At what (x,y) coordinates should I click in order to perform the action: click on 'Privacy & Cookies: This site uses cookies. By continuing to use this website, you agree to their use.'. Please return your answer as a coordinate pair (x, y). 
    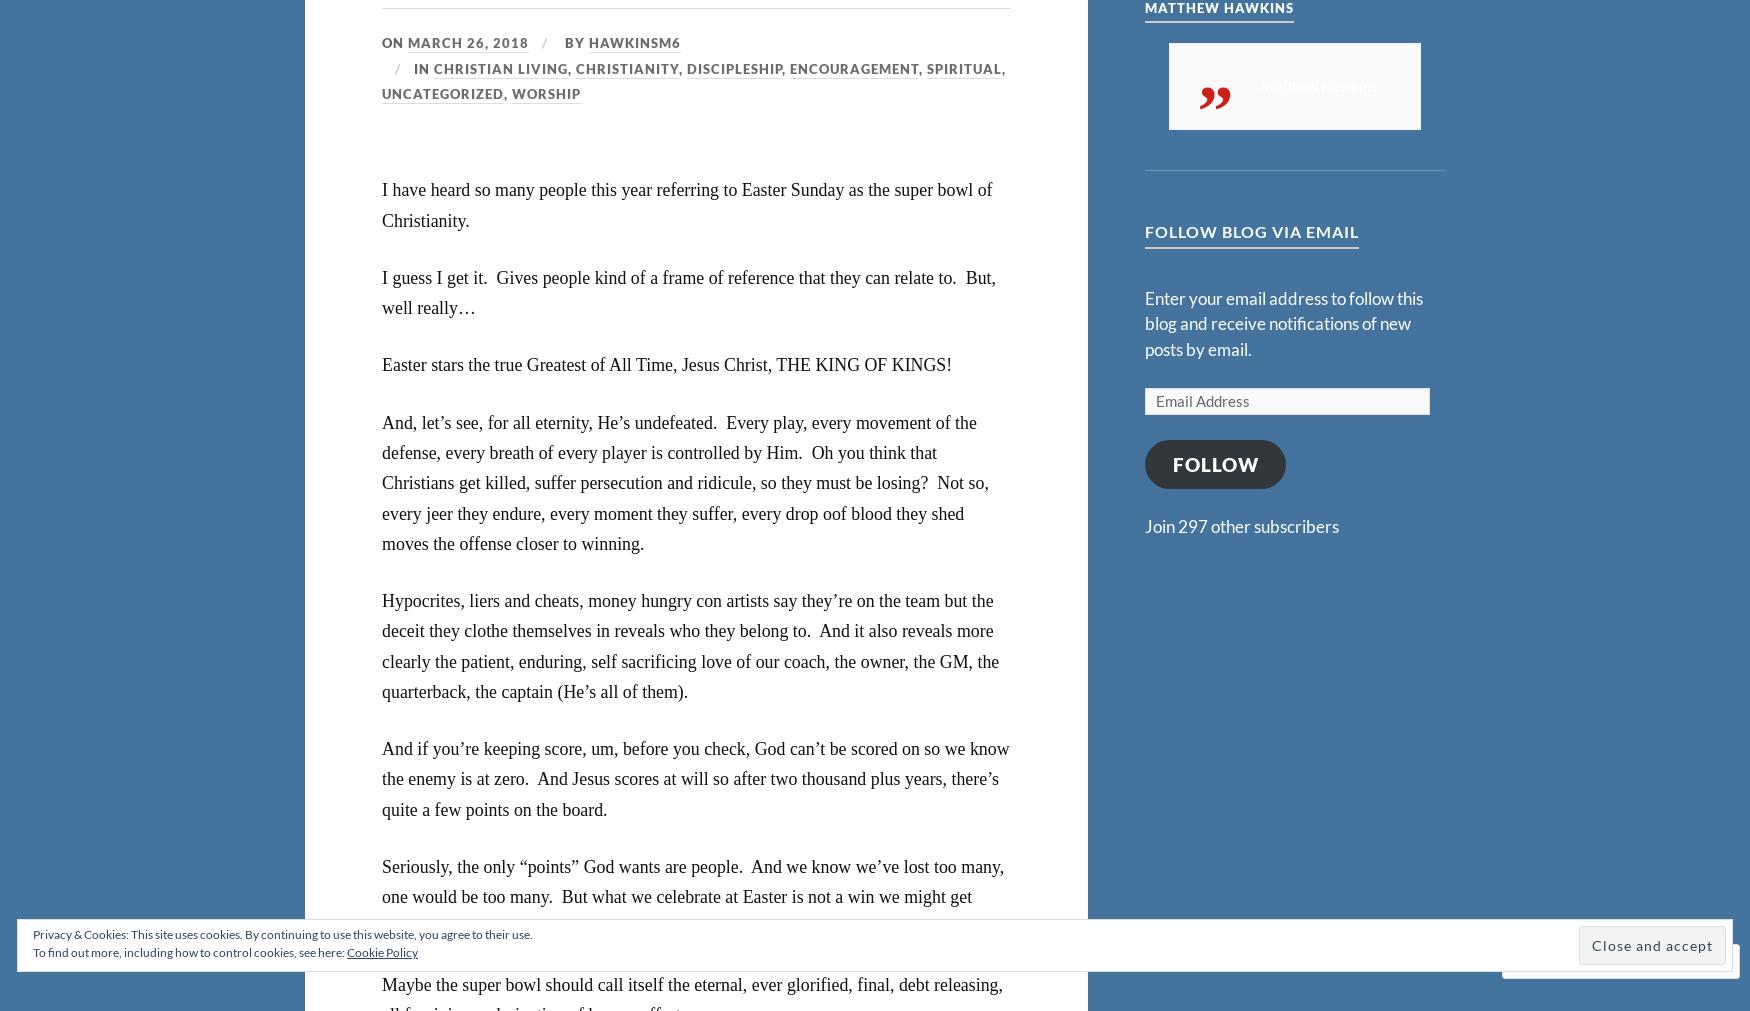
    Looking at the image, I should click on (281, 934).